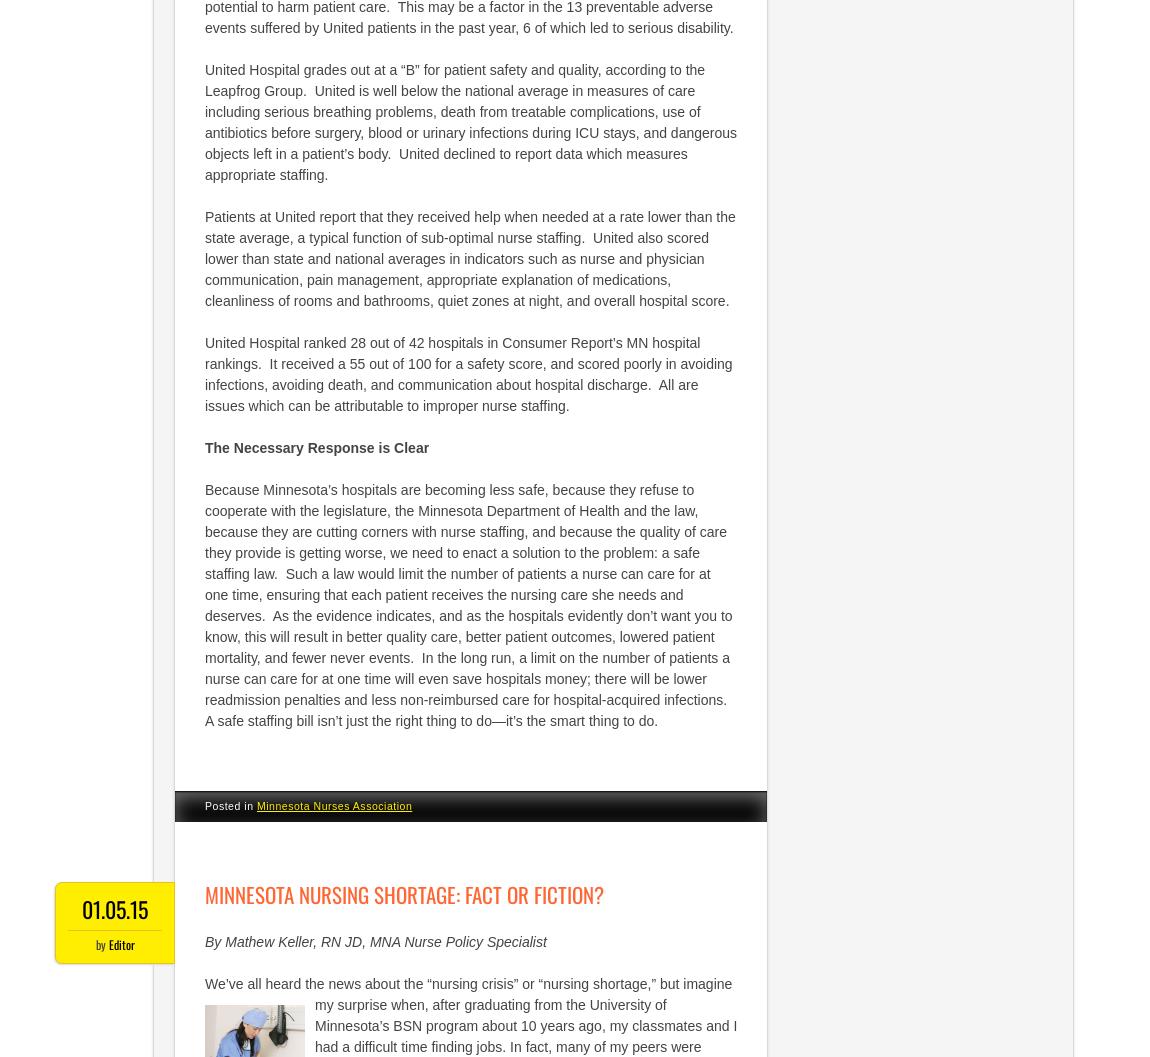 The height and width of the screenshot is (1057, 1150). I want to click on 'Minnesota Nurses Association', so click(333, 805).